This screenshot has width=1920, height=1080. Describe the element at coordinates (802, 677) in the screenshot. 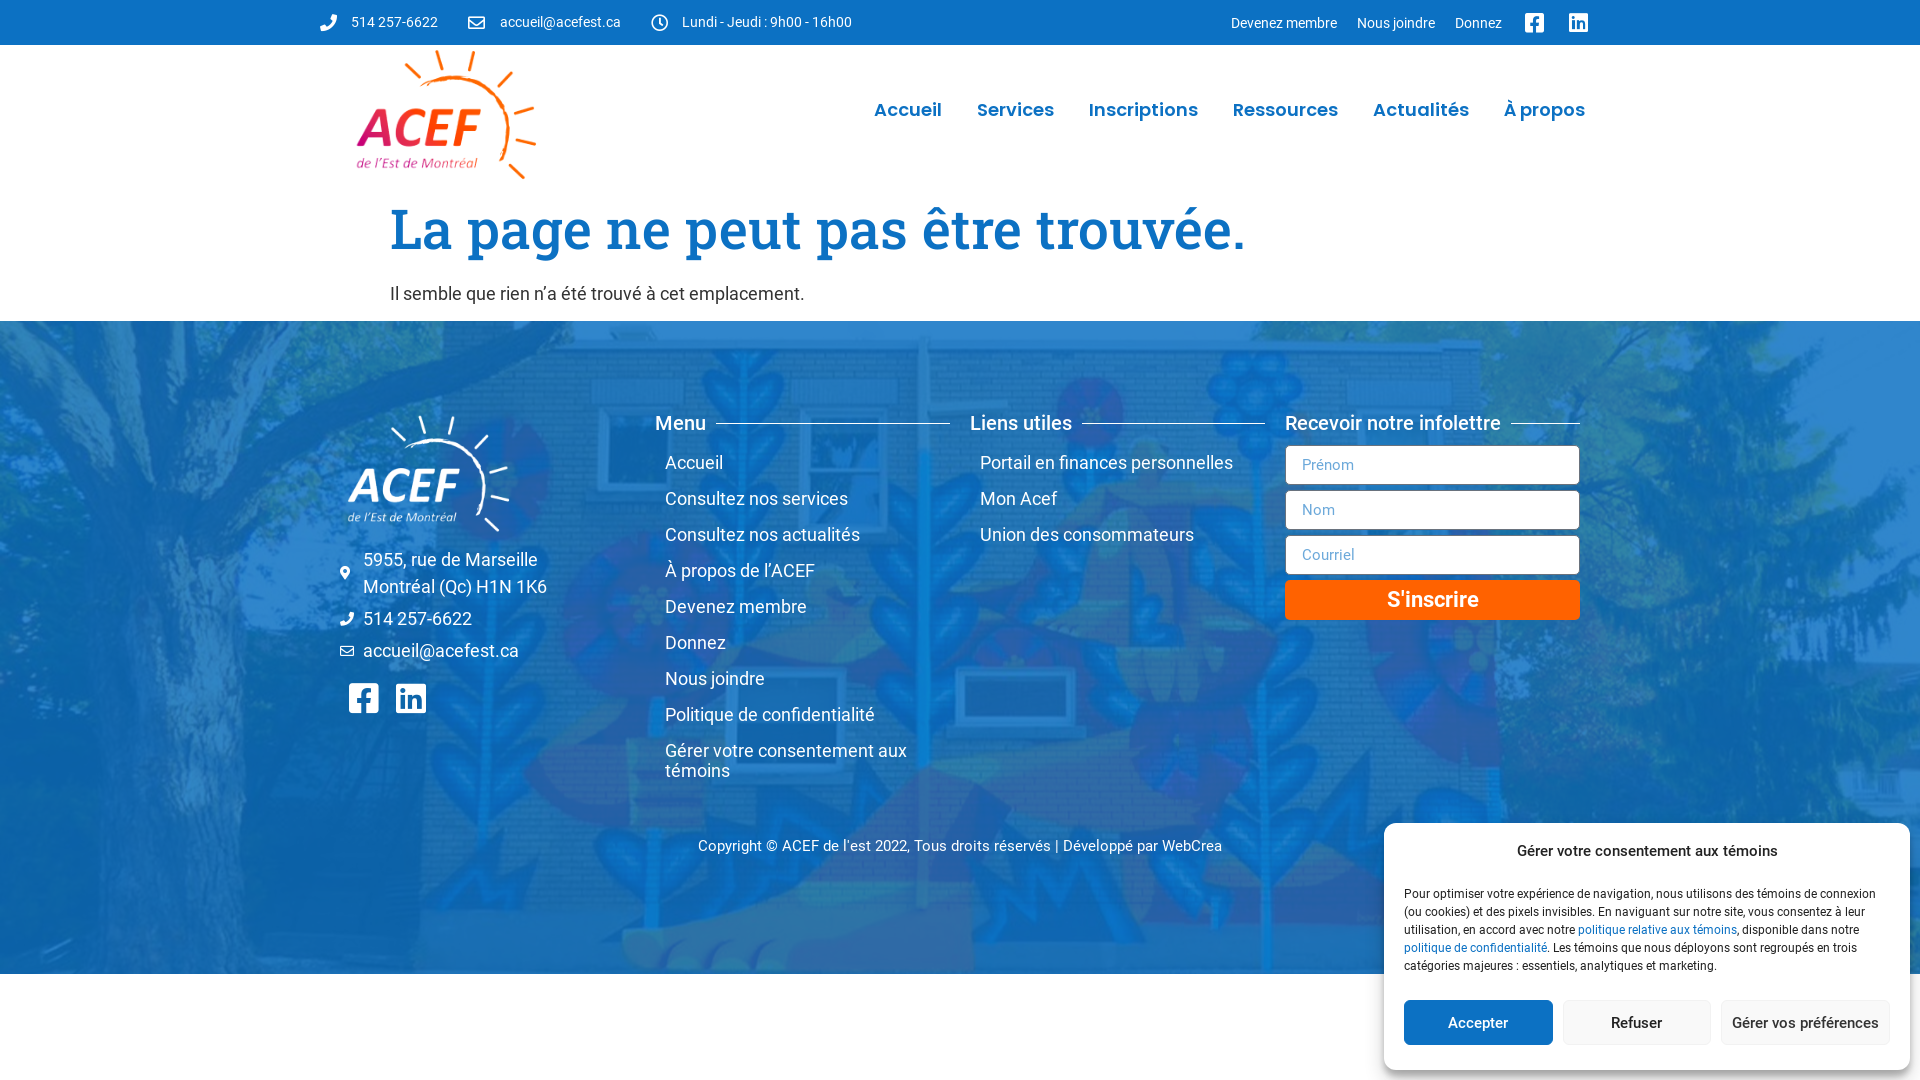

I see `'Nous joindre'` at that location.